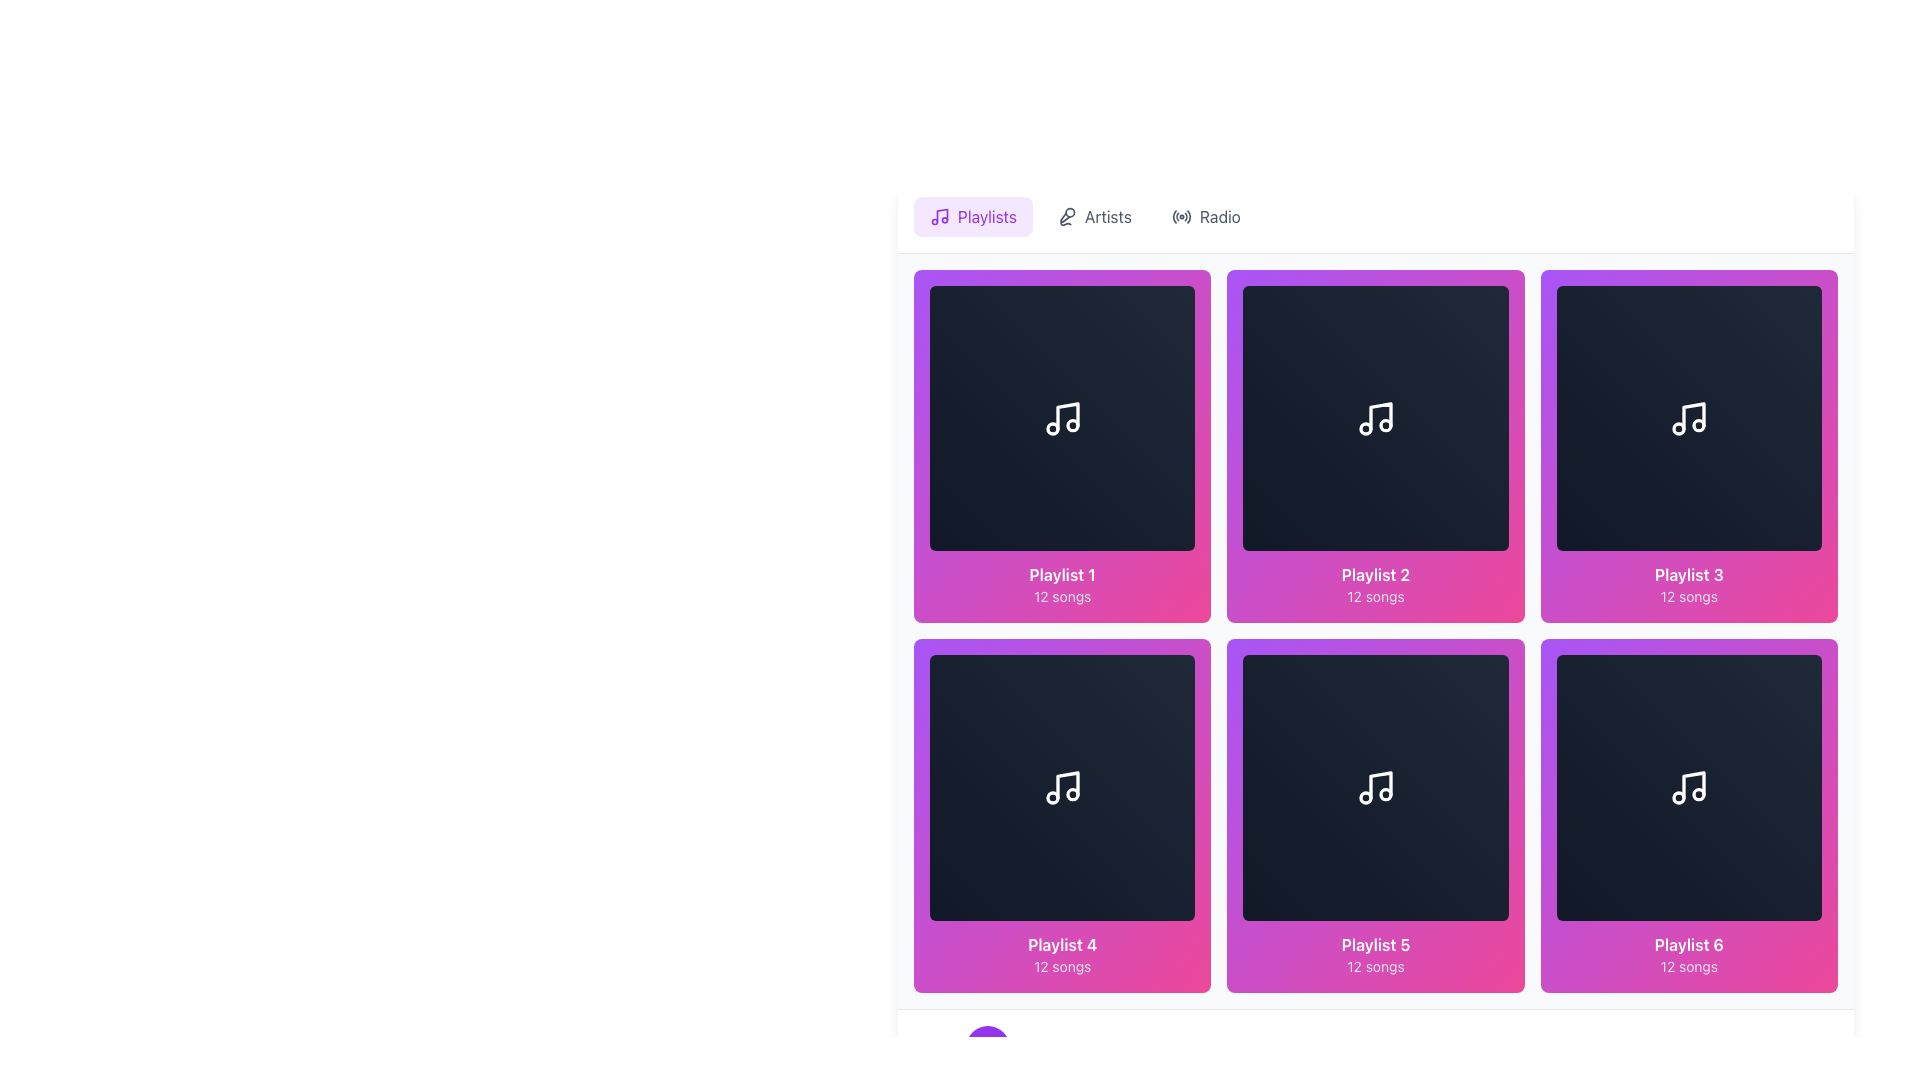  What do you see at coordinates (1205, 216) in the screenshot?
I see `the 'Radio' button in the upper-right section of the navigation menu` at bounding box center [1205, 216].